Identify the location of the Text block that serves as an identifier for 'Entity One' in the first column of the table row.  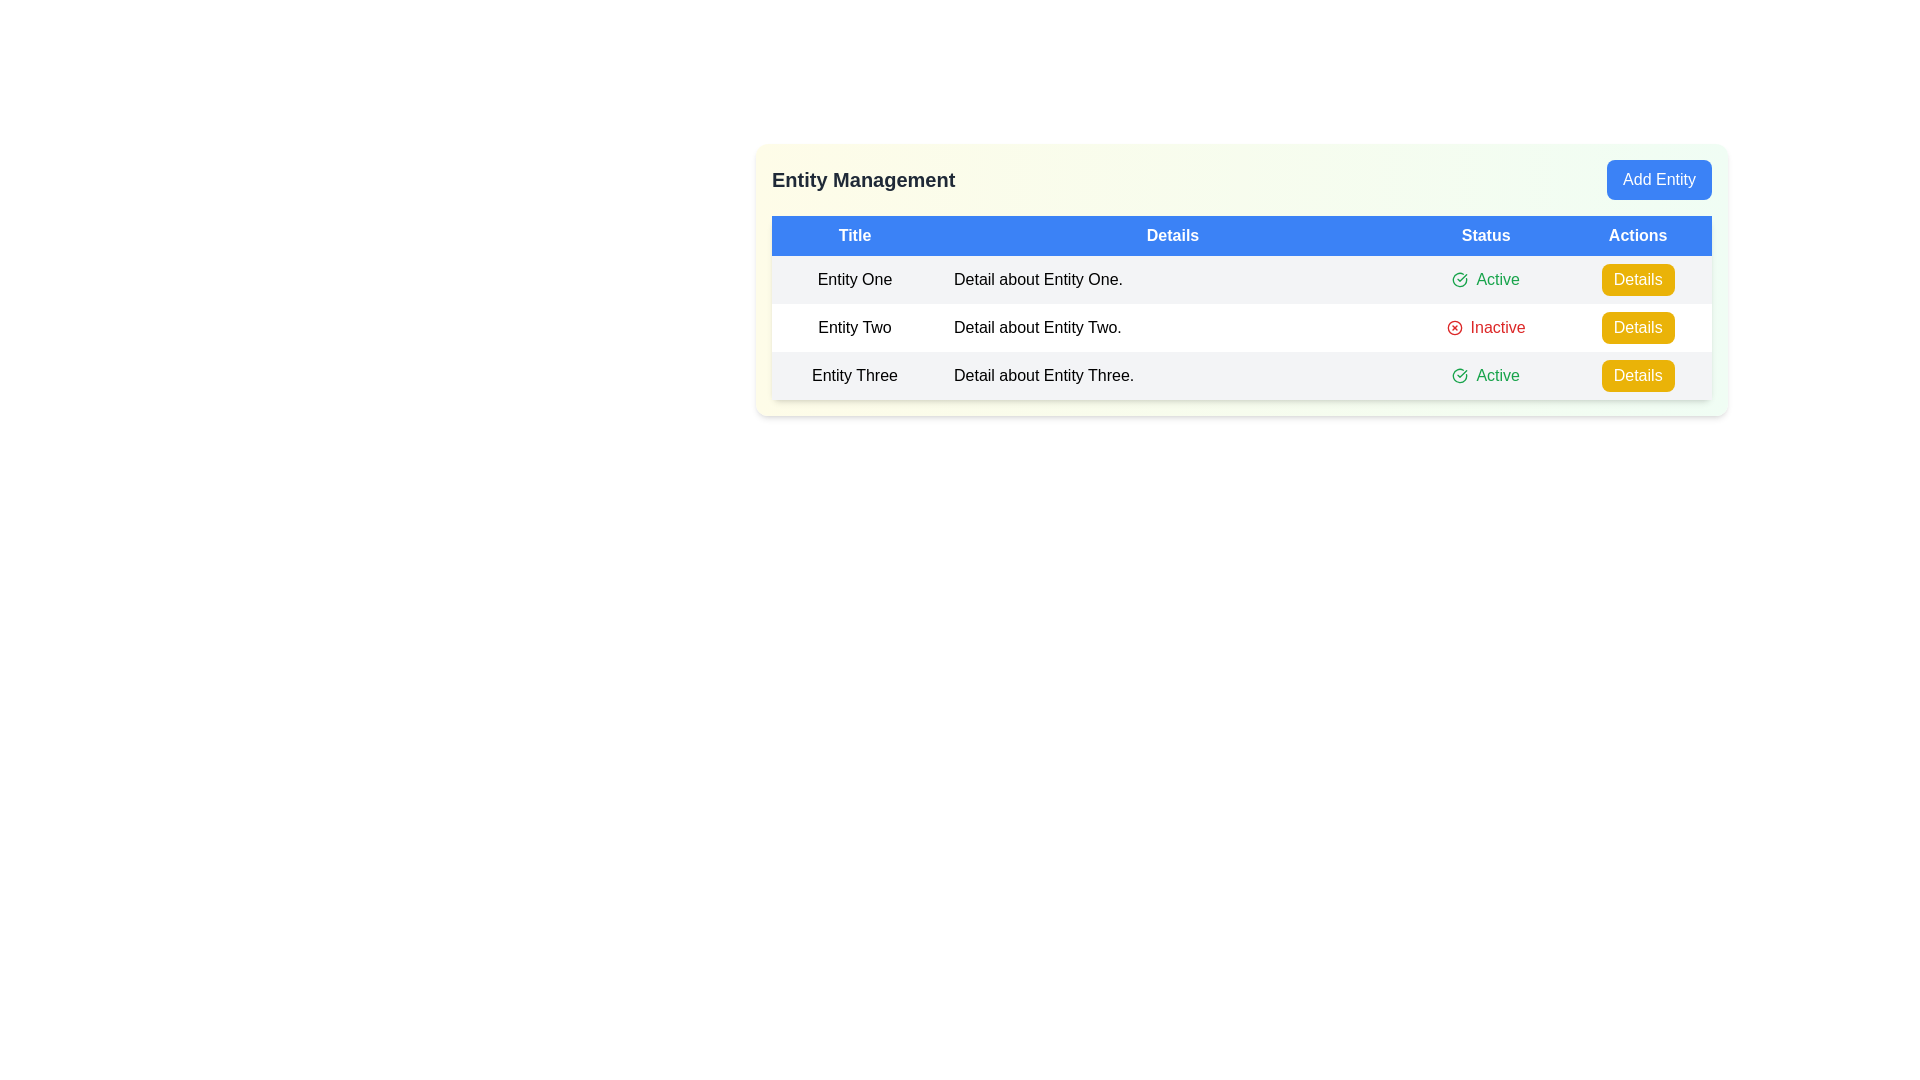
(854, 280).